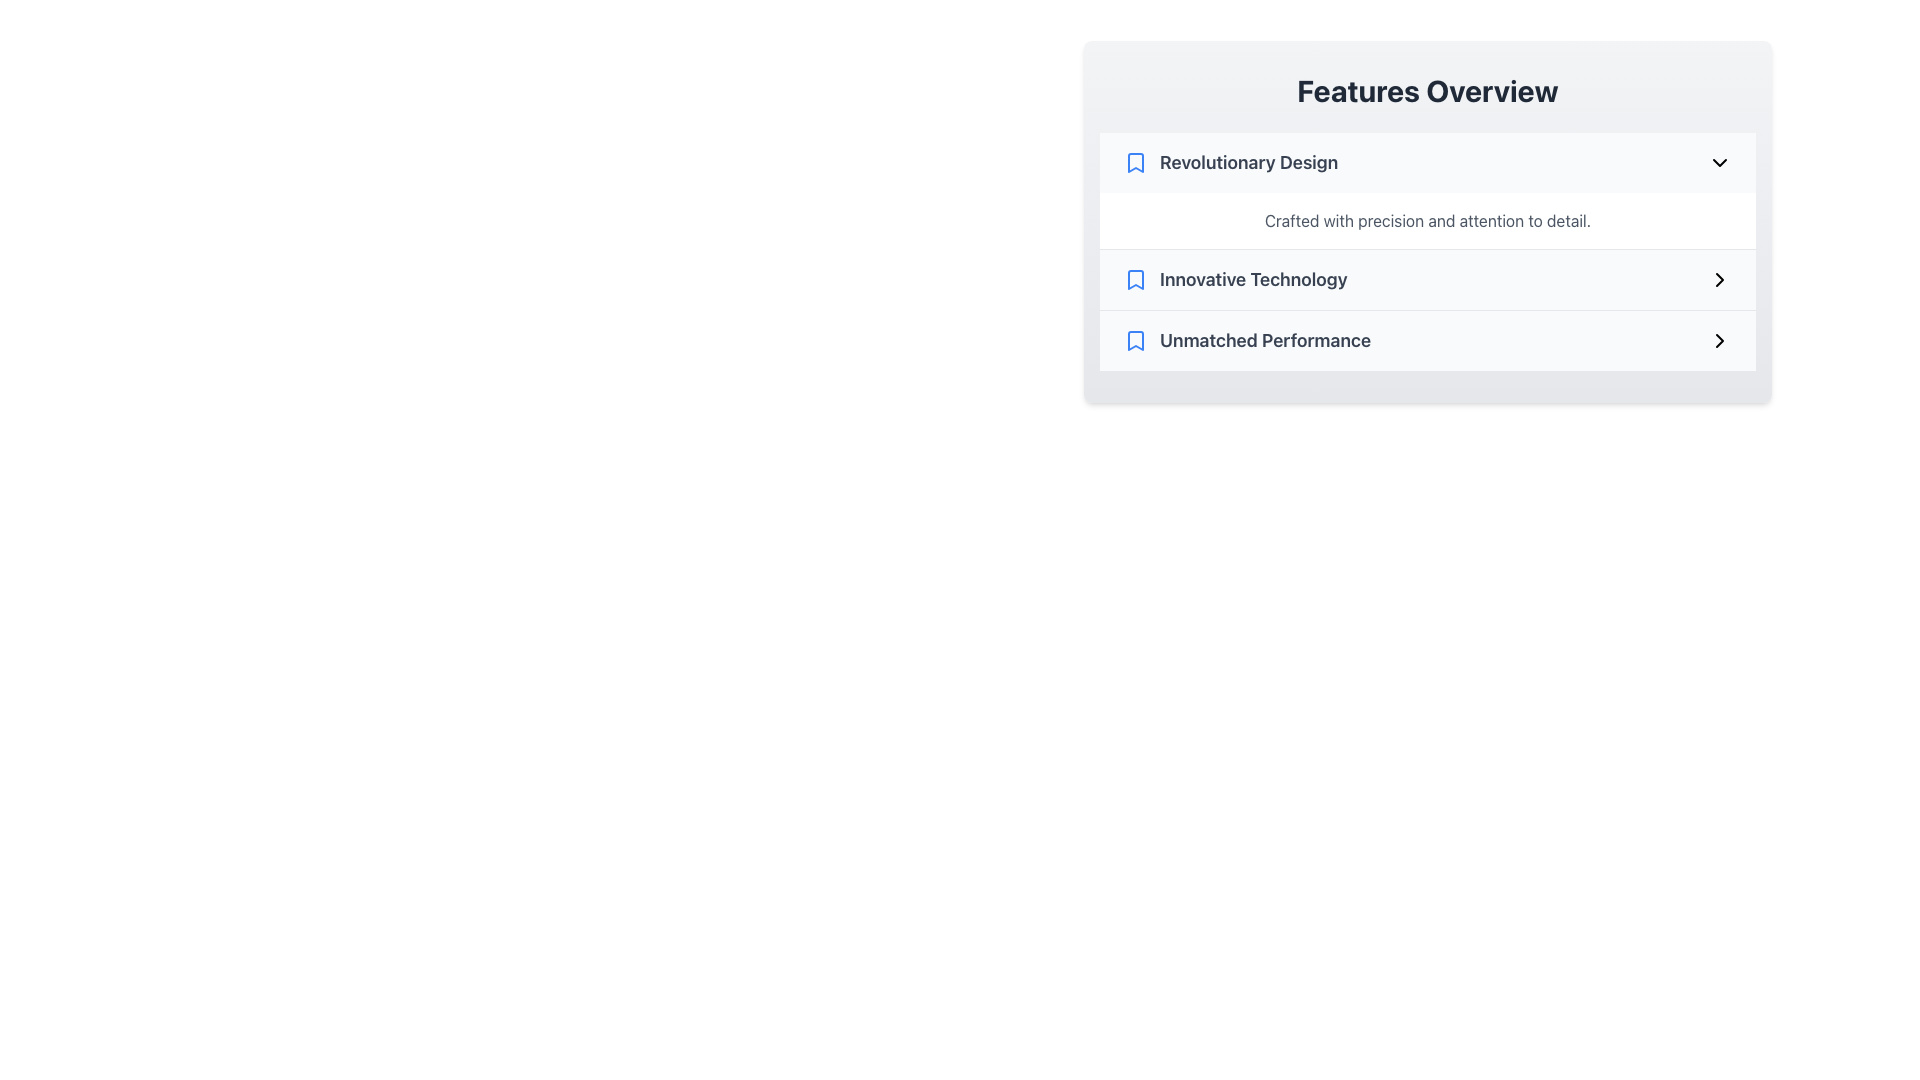  What do you see at coordinates (1718, 280) in the screenshot?
I see `the vector icon located adjacent to the text label of the 'Innovative Technology' list item in the 'Features Overview' section` at bounding box center [1718, 280].